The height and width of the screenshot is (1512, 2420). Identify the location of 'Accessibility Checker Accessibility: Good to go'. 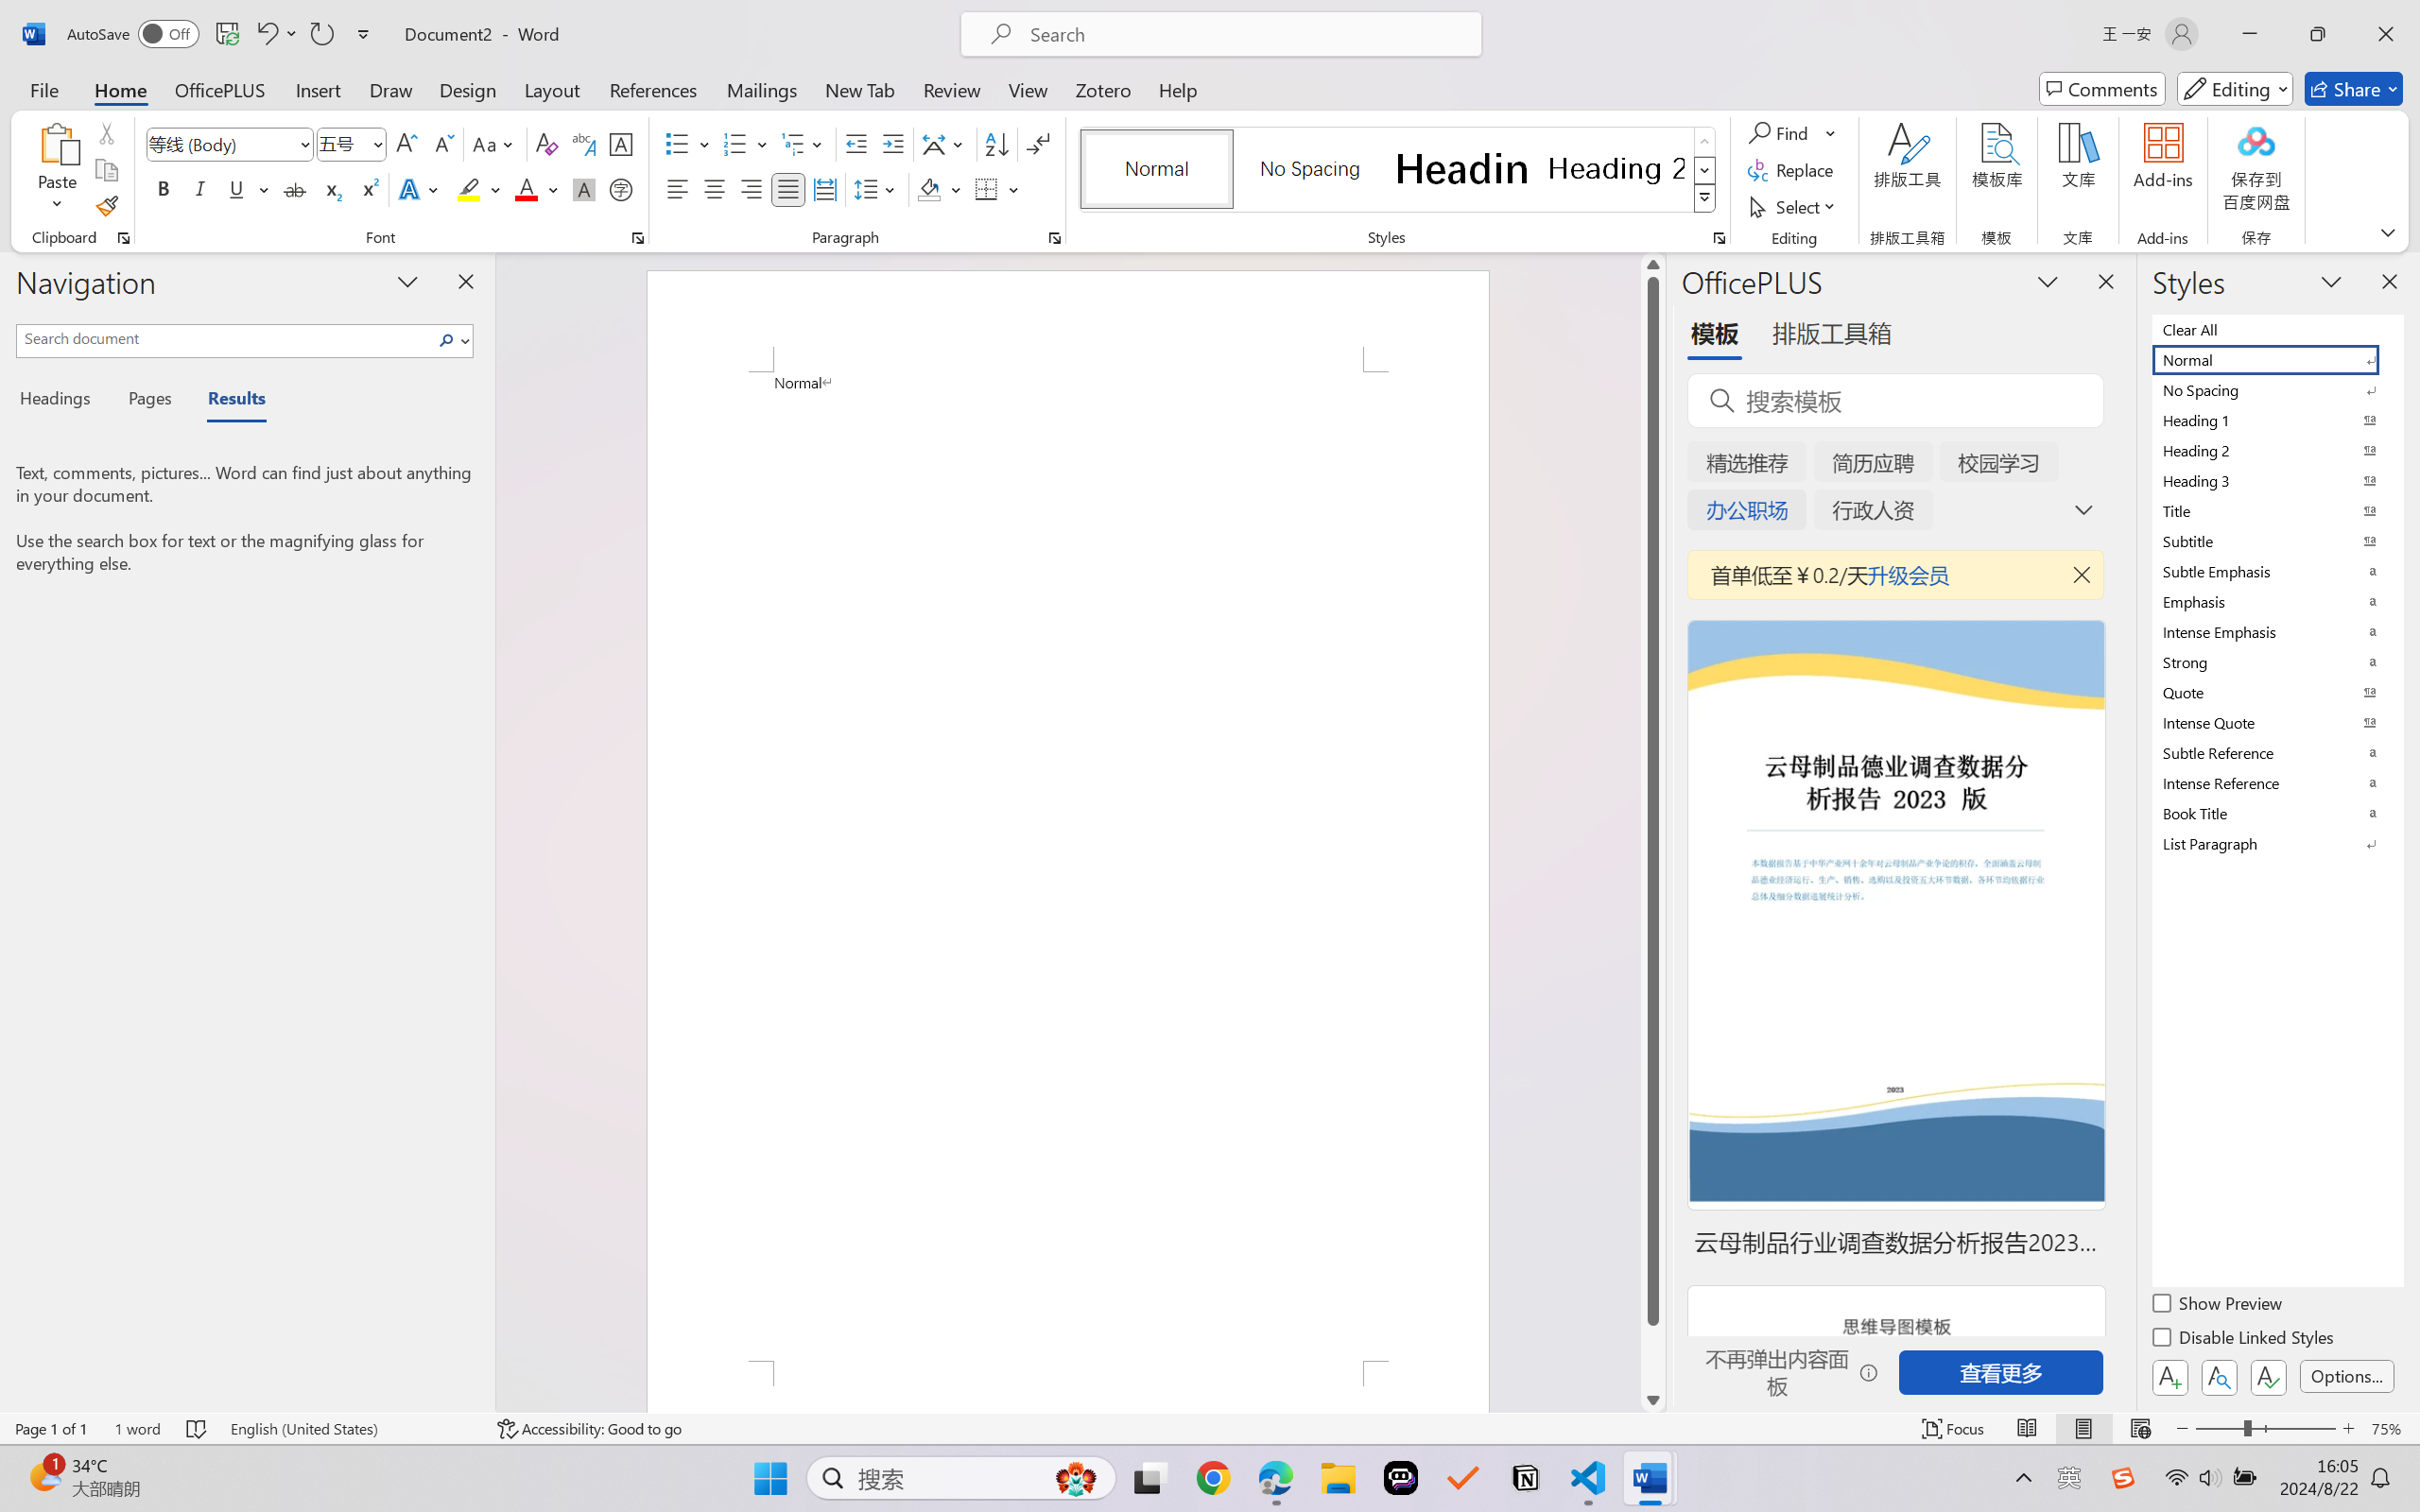
(588, 1428).